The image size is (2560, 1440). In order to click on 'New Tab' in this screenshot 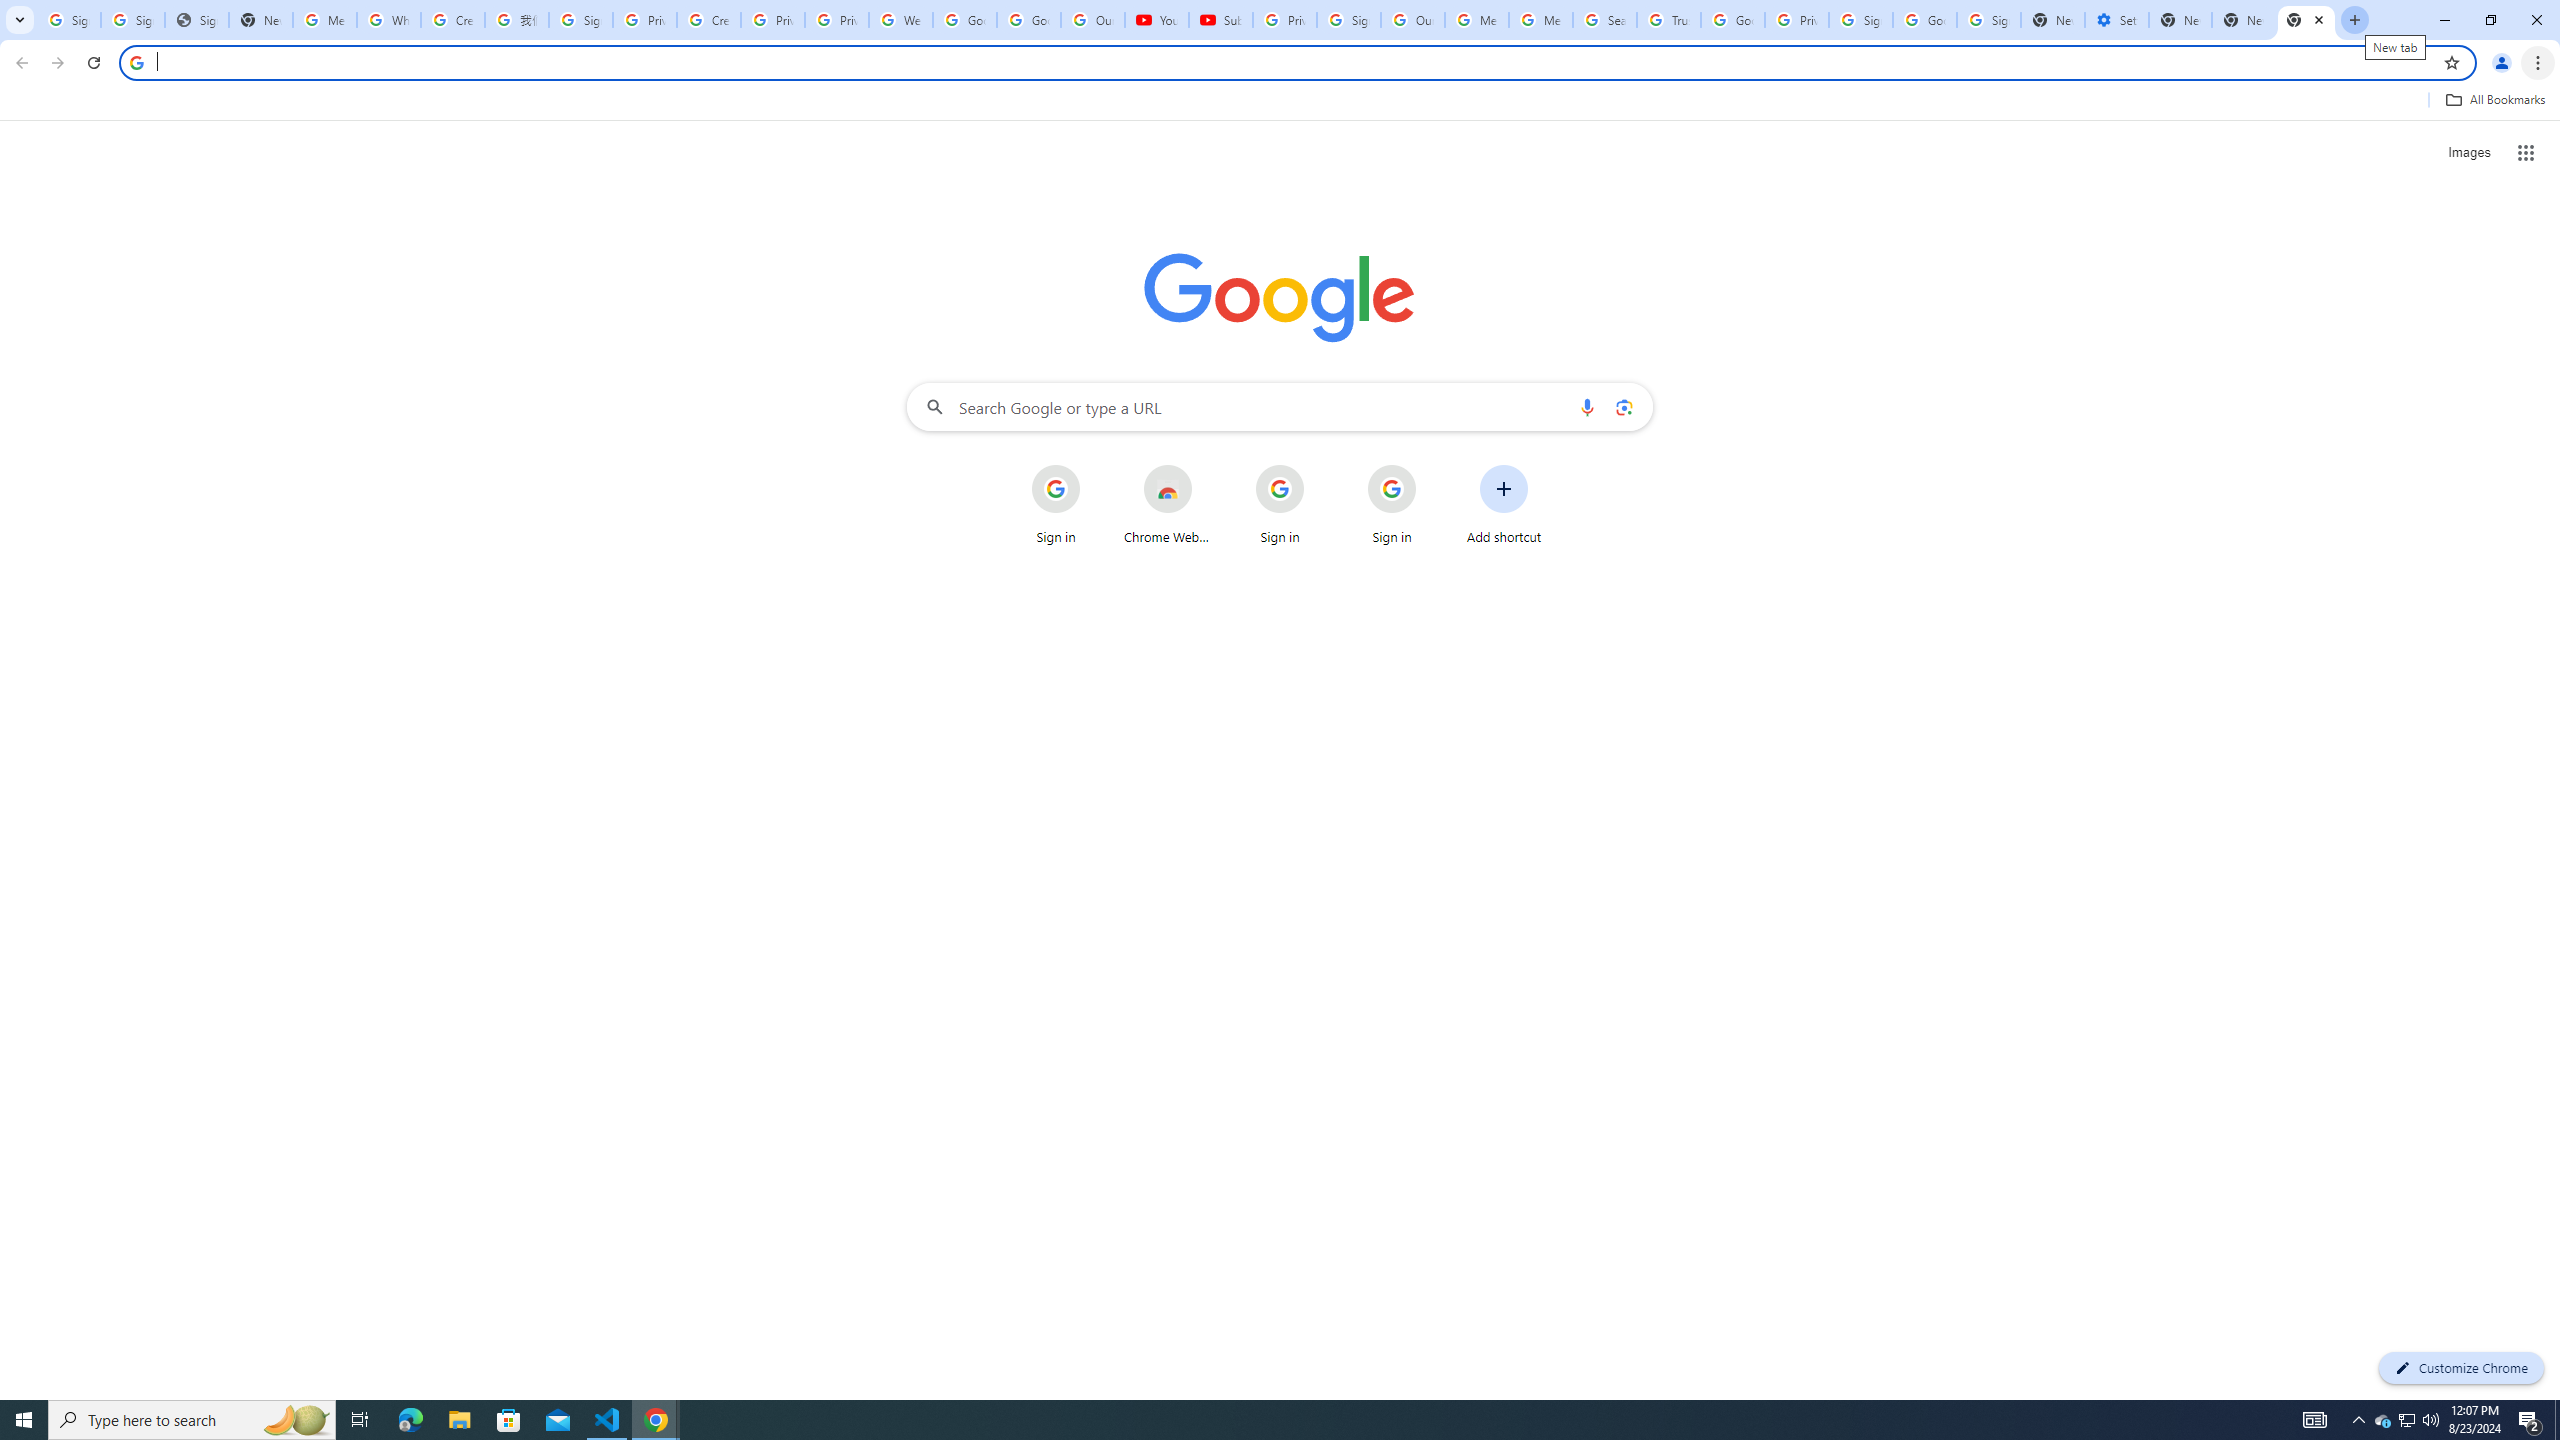, I will do `click(2306, 19)`.